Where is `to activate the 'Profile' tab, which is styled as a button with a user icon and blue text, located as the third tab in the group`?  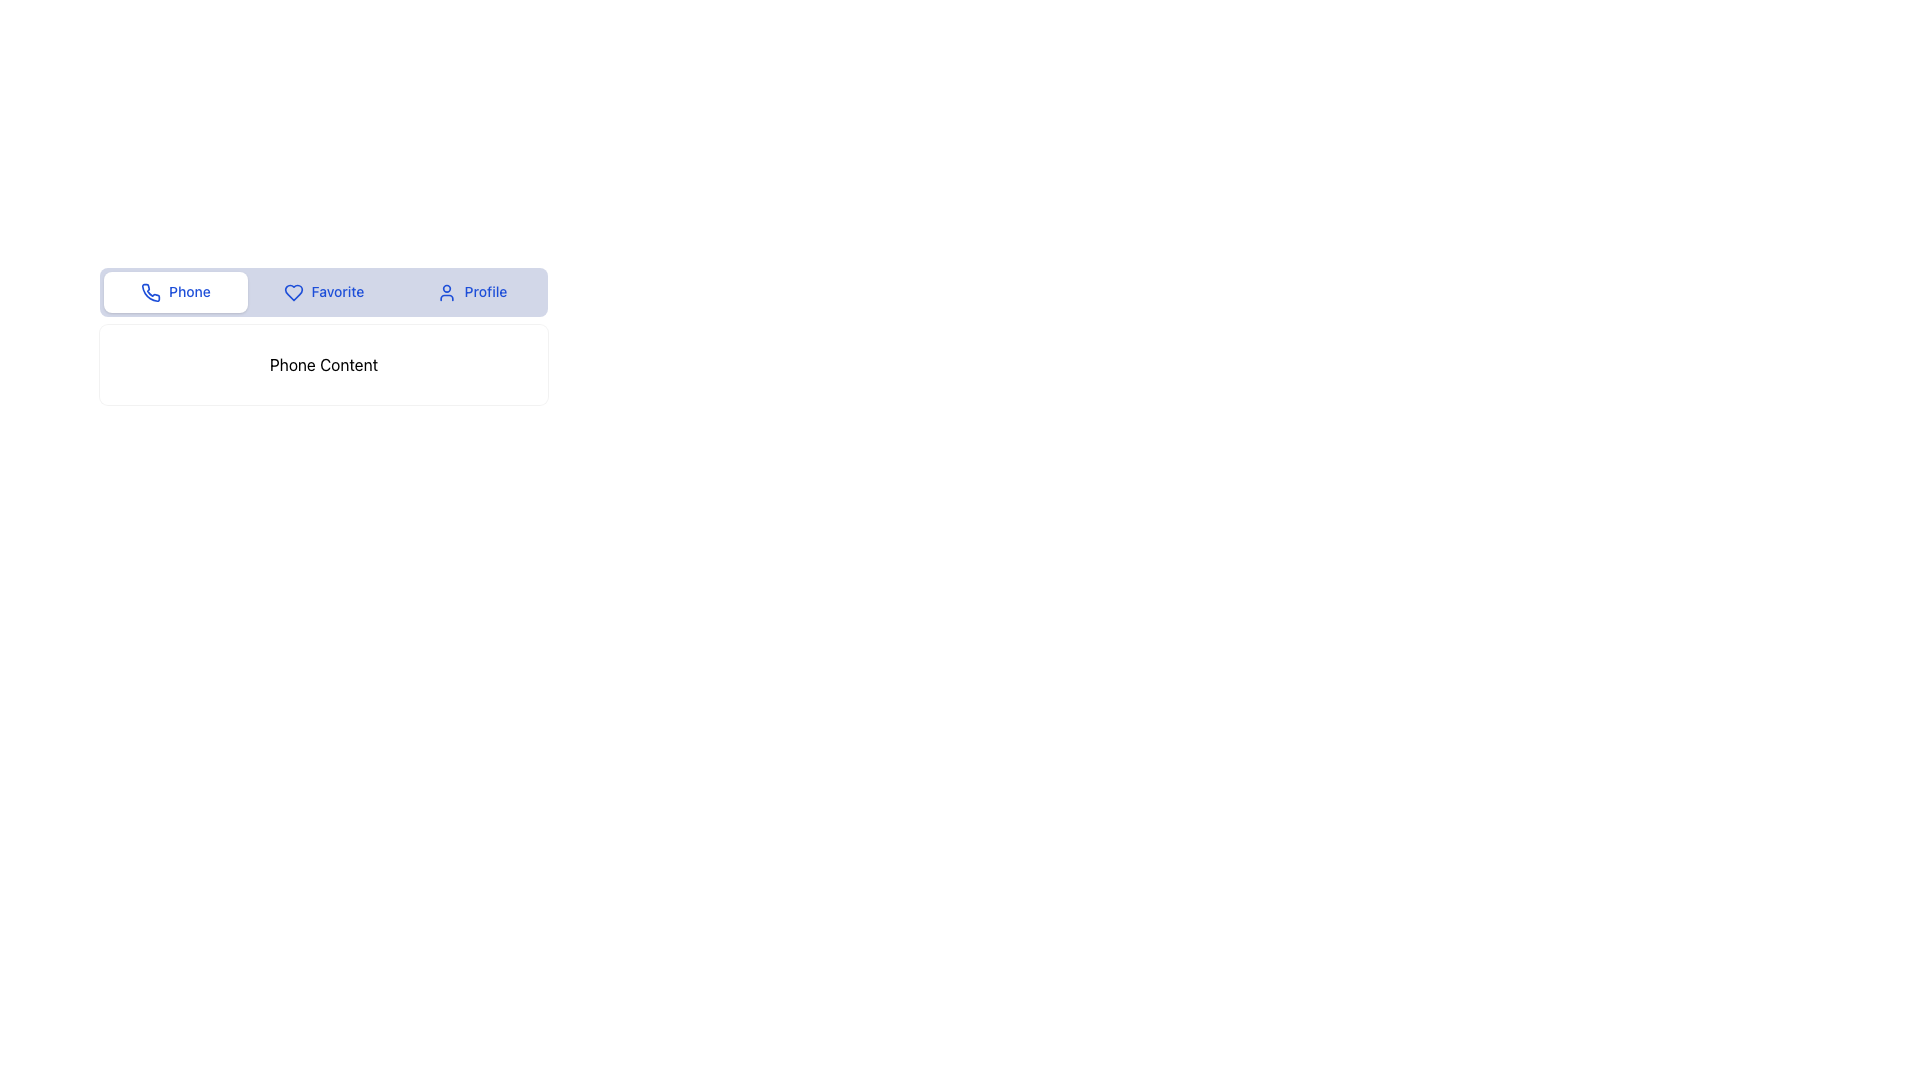
to activate the 'Profile' tab, which is styled as a button with a user icon and blue text, located as the third tab in the group is located at coordinates (470, 292).